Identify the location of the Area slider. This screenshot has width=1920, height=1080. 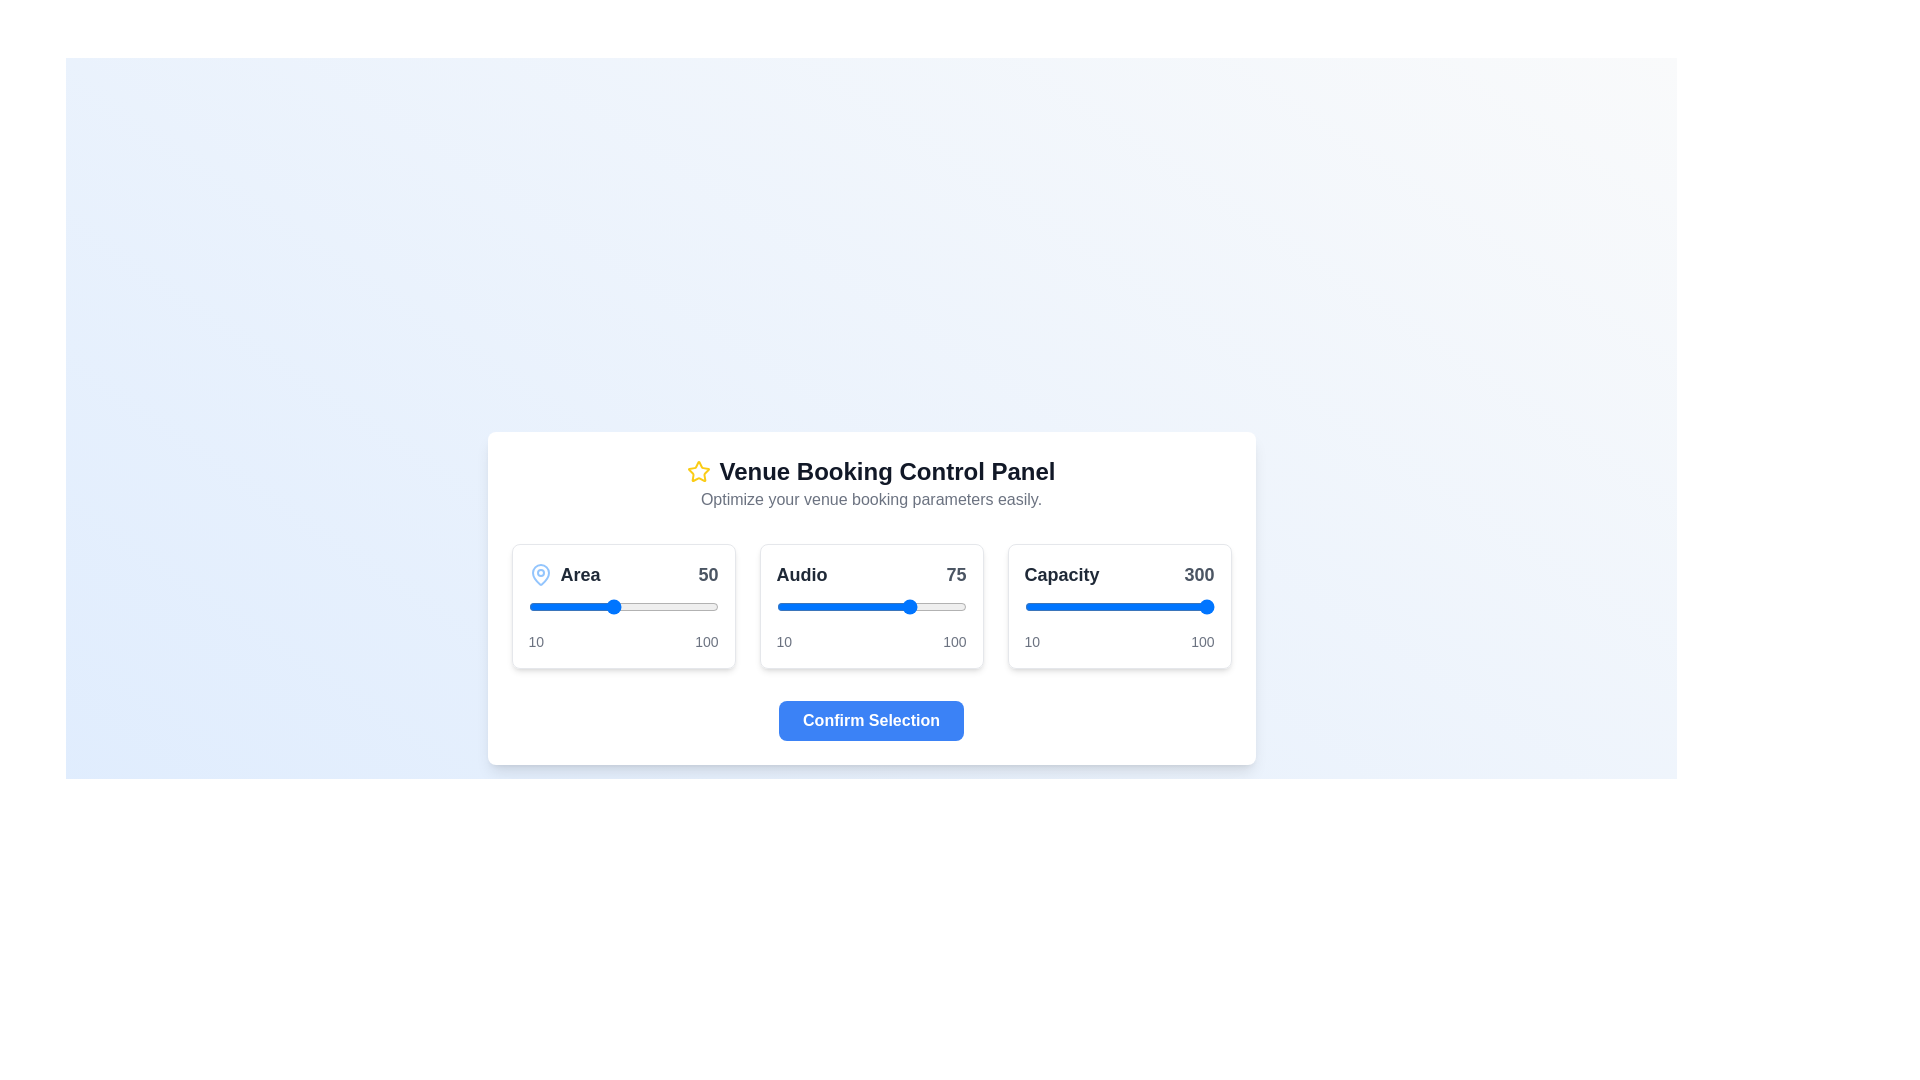
(676, 605).